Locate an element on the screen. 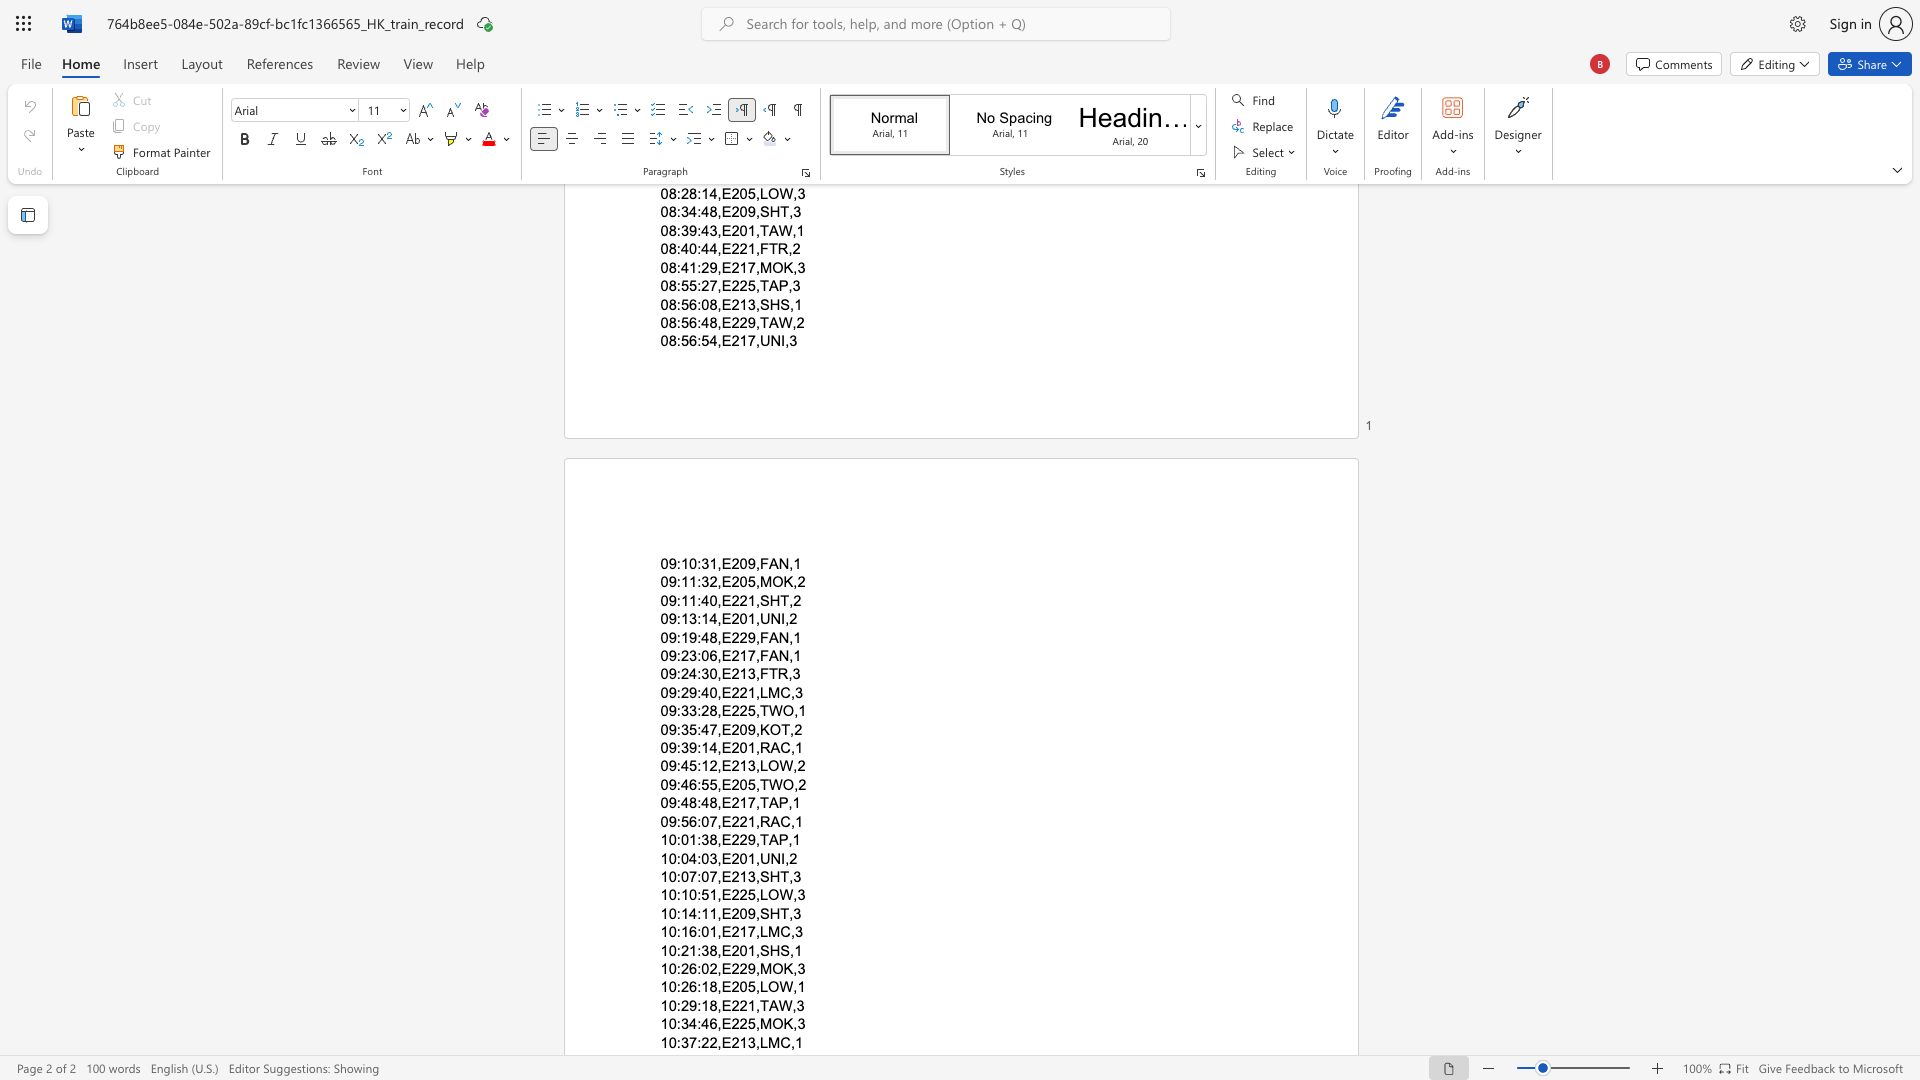 This screenshot has width=1920, height=1080. the space between the continuous character "E" and "2" in the text is located at coordinates (729, 894).